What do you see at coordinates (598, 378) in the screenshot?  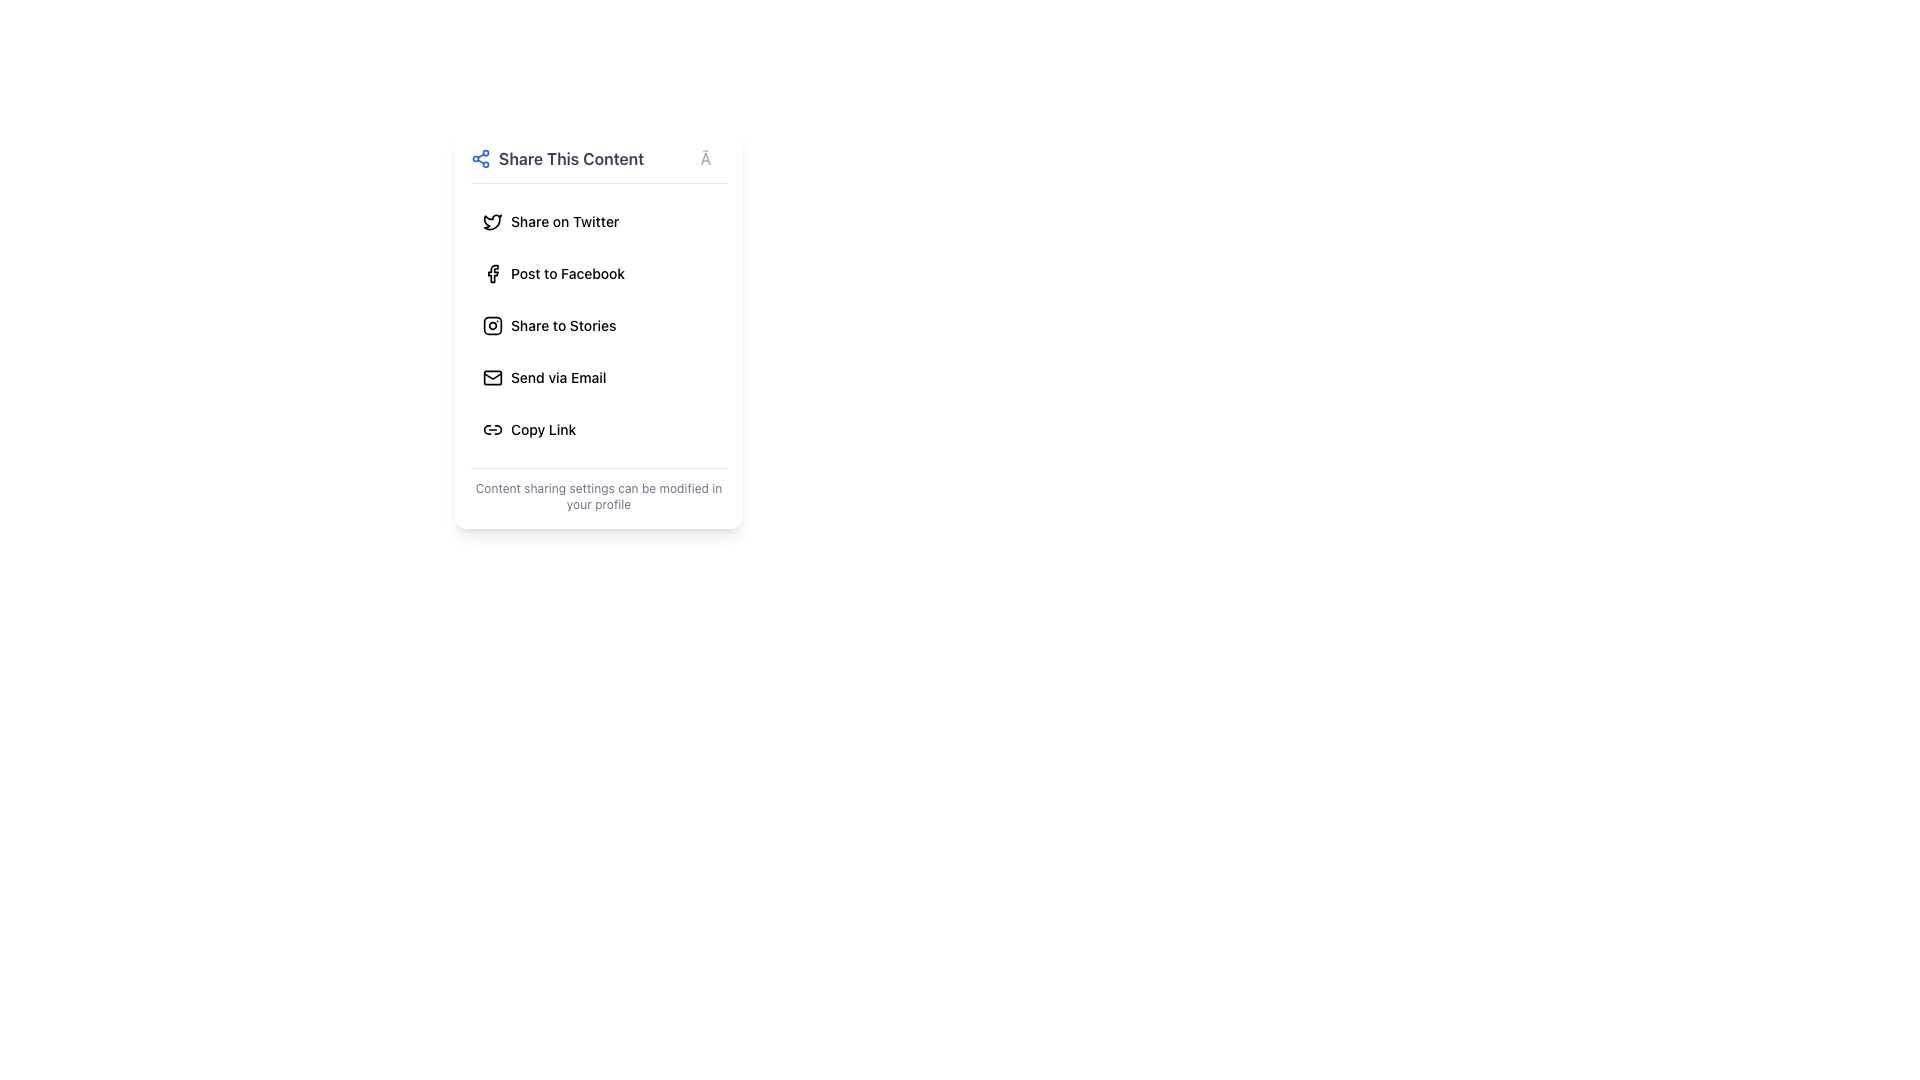 I see `the 'Send via Email' button` at bounding box center [598, 378].